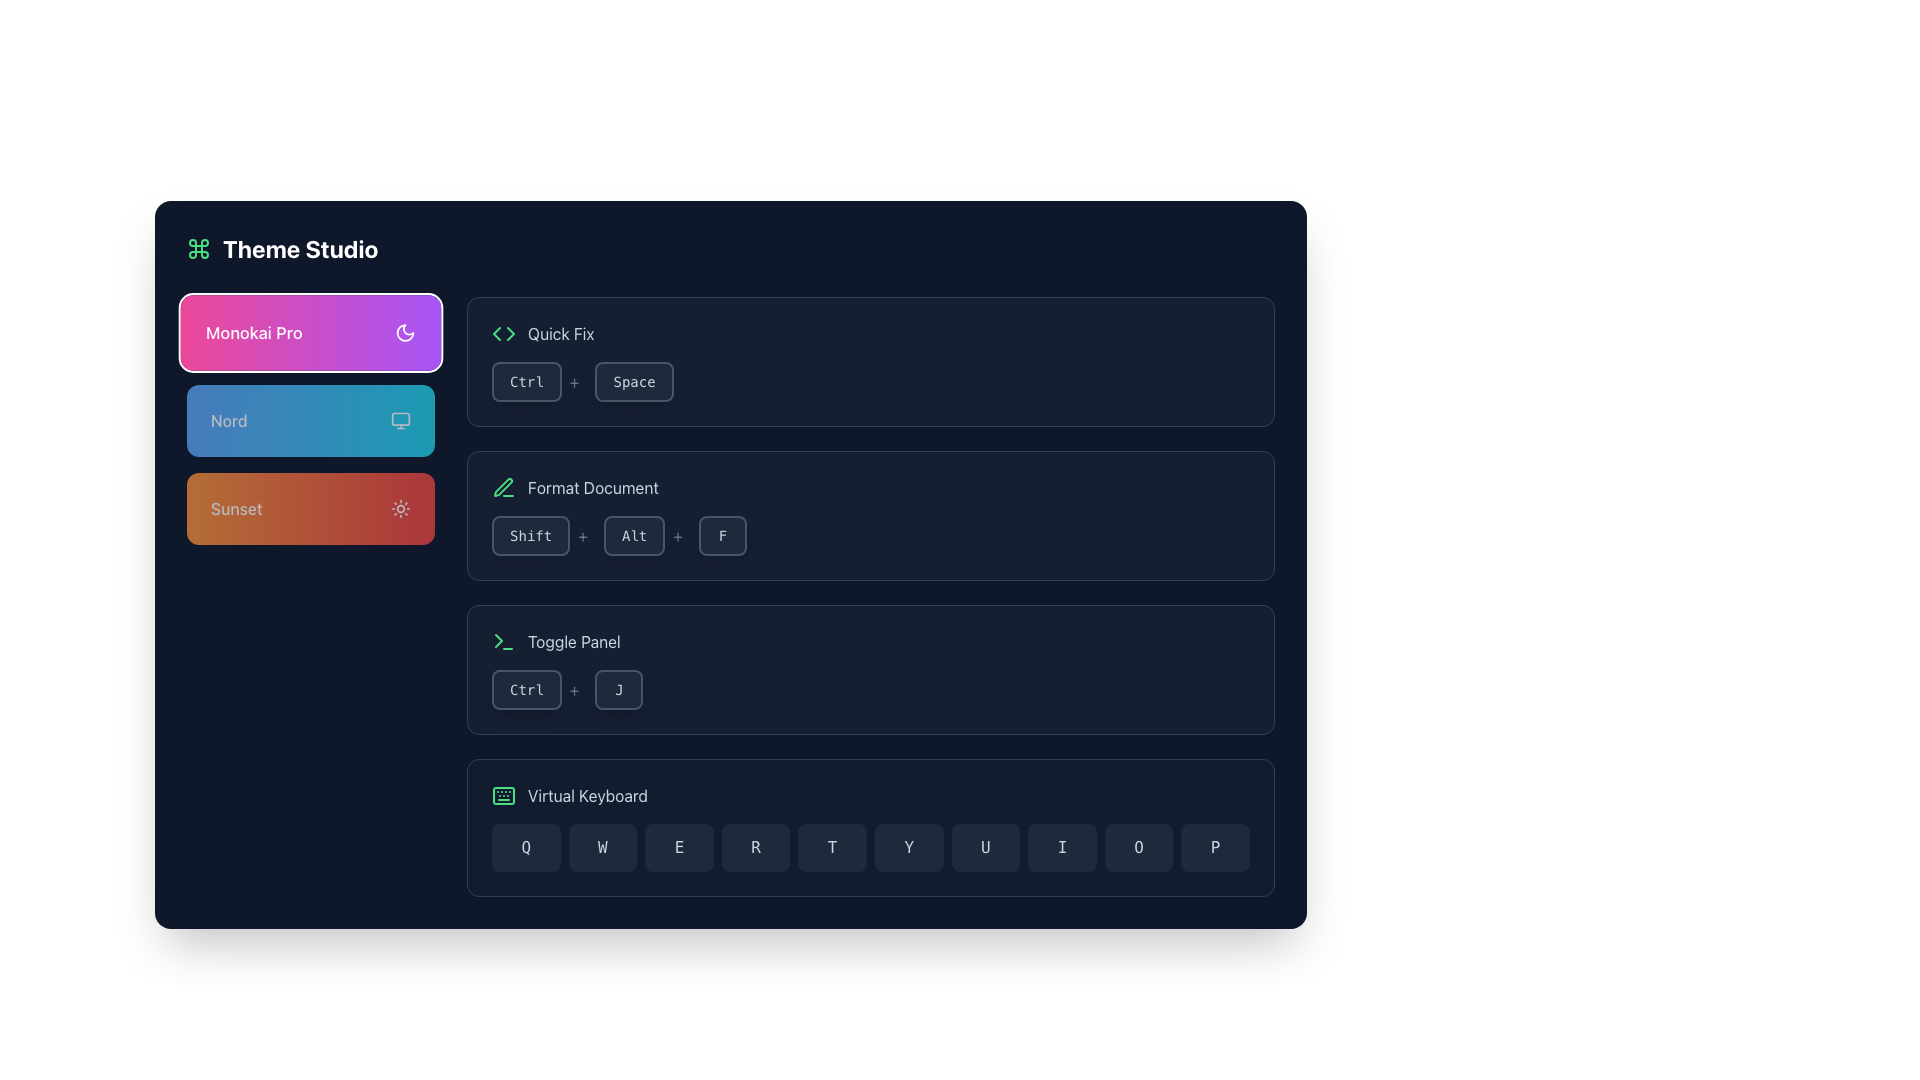  I want to click on the 'Virtual Keyboard' text label, which is a light gray textual element styled with the 'text-slate-300' class, located to the right of a green keyboard icon in the bottom section of the interface, so click(586, 794).